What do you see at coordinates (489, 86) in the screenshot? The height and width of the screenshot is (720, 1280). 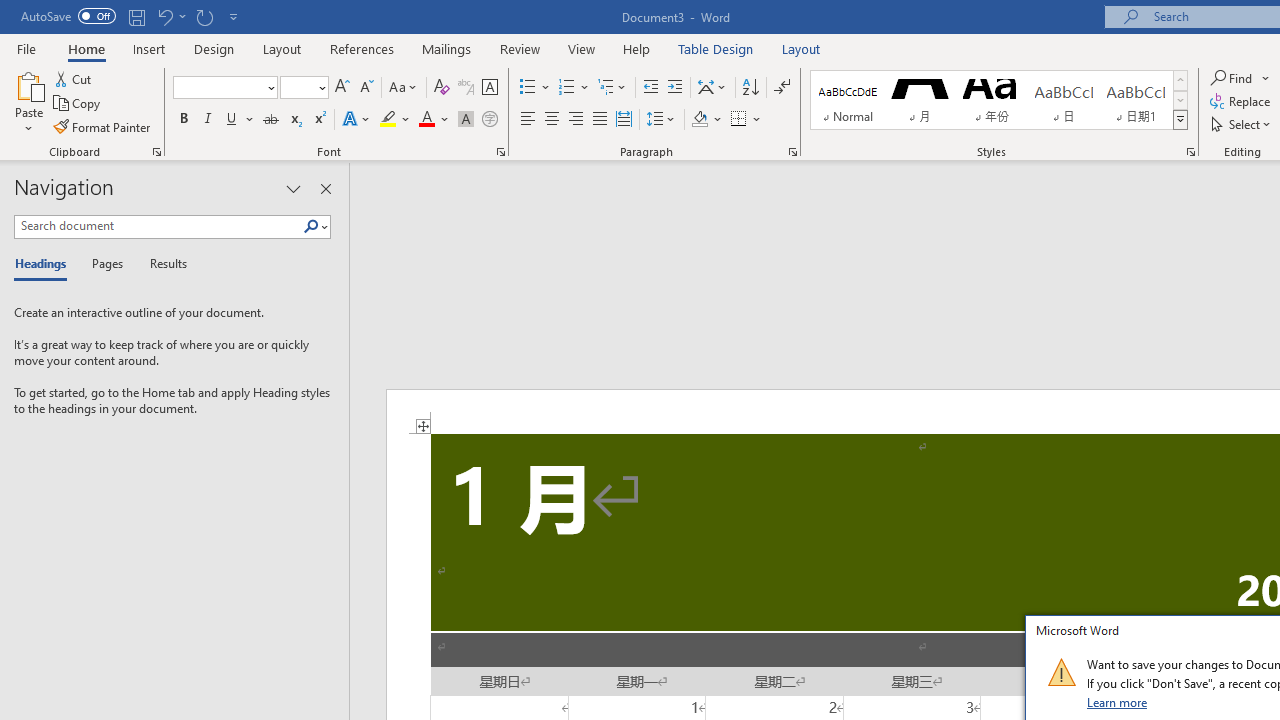 I see `'Character Border'` at bounding box center [489, 86].